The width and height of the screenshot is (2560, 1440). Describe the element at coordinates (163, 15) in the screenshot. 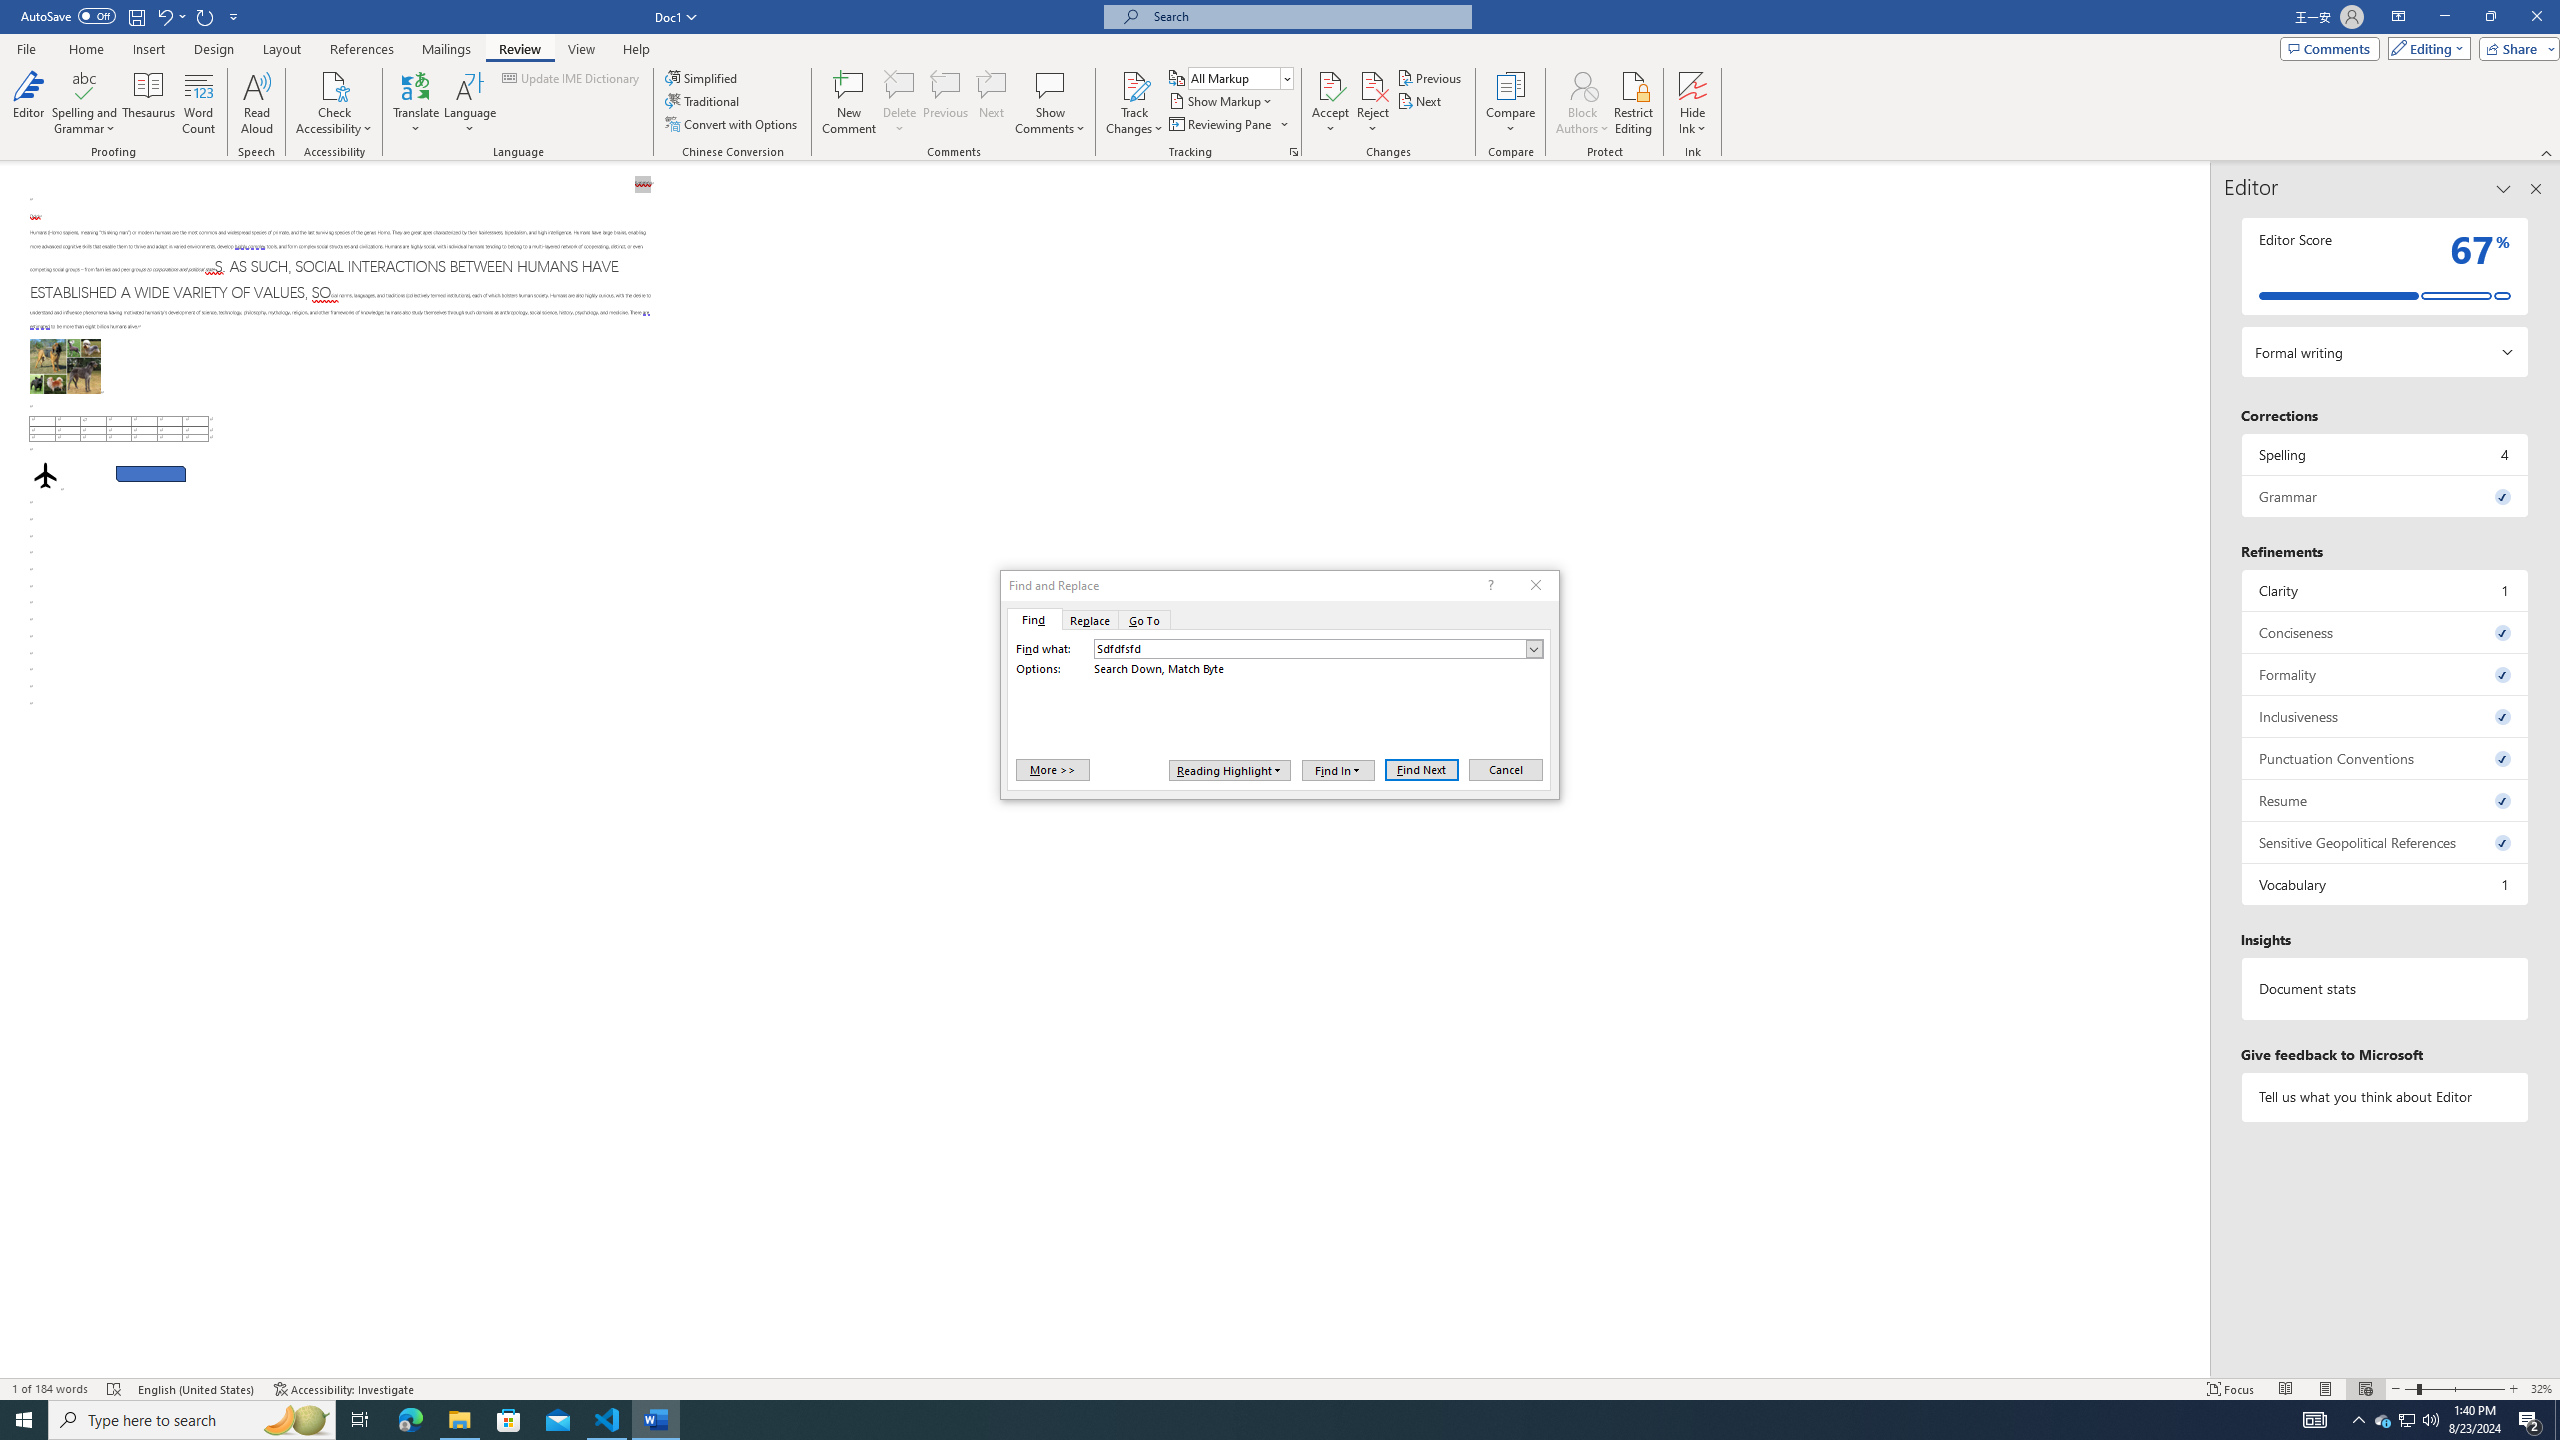

I see `'Undo Paragraph Alignment'` at that location.